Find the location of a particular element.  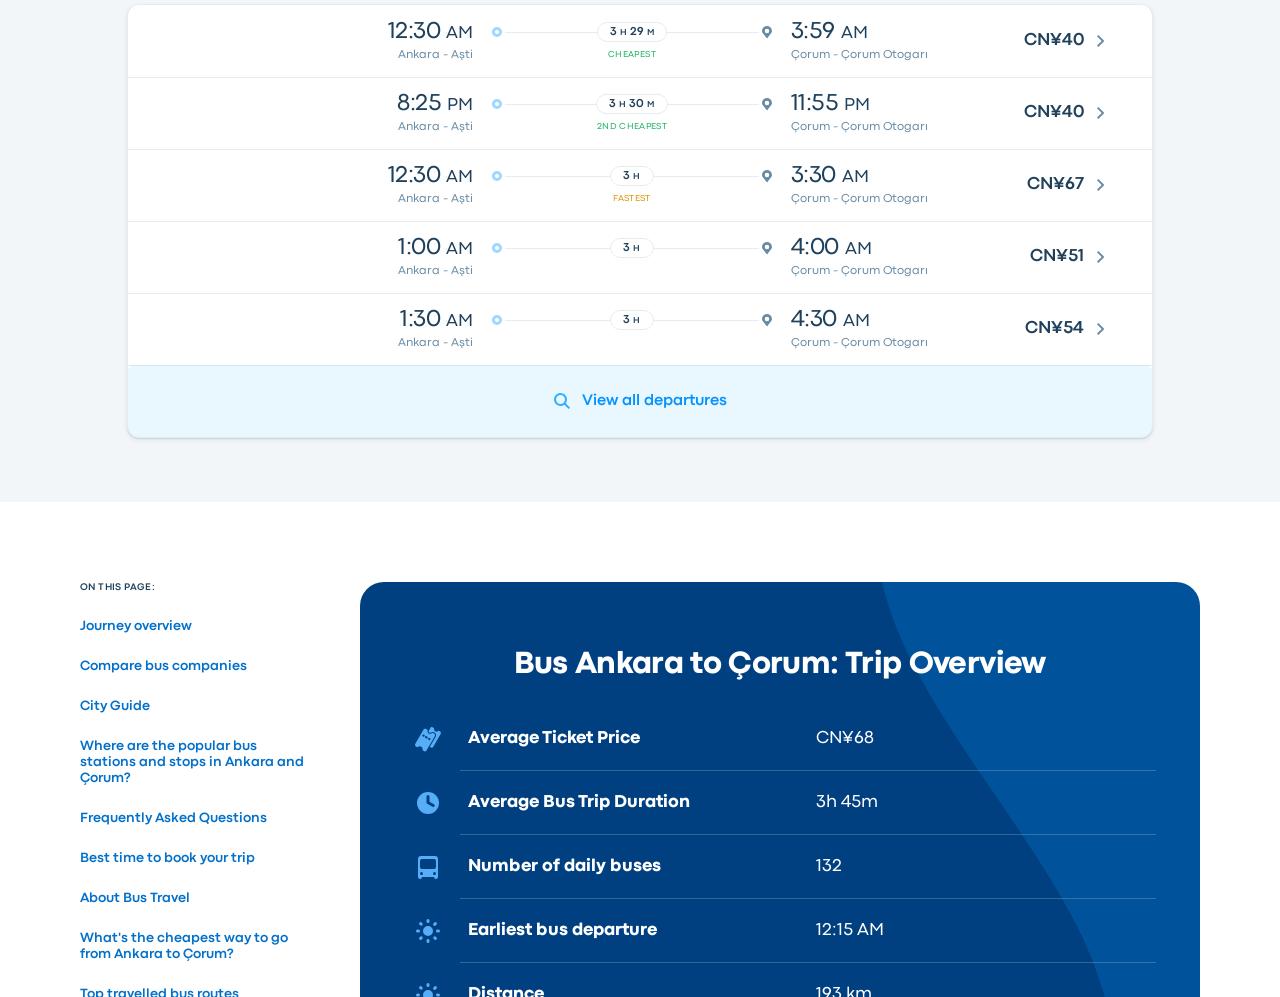

'132' is located at coordinates (828, 864).